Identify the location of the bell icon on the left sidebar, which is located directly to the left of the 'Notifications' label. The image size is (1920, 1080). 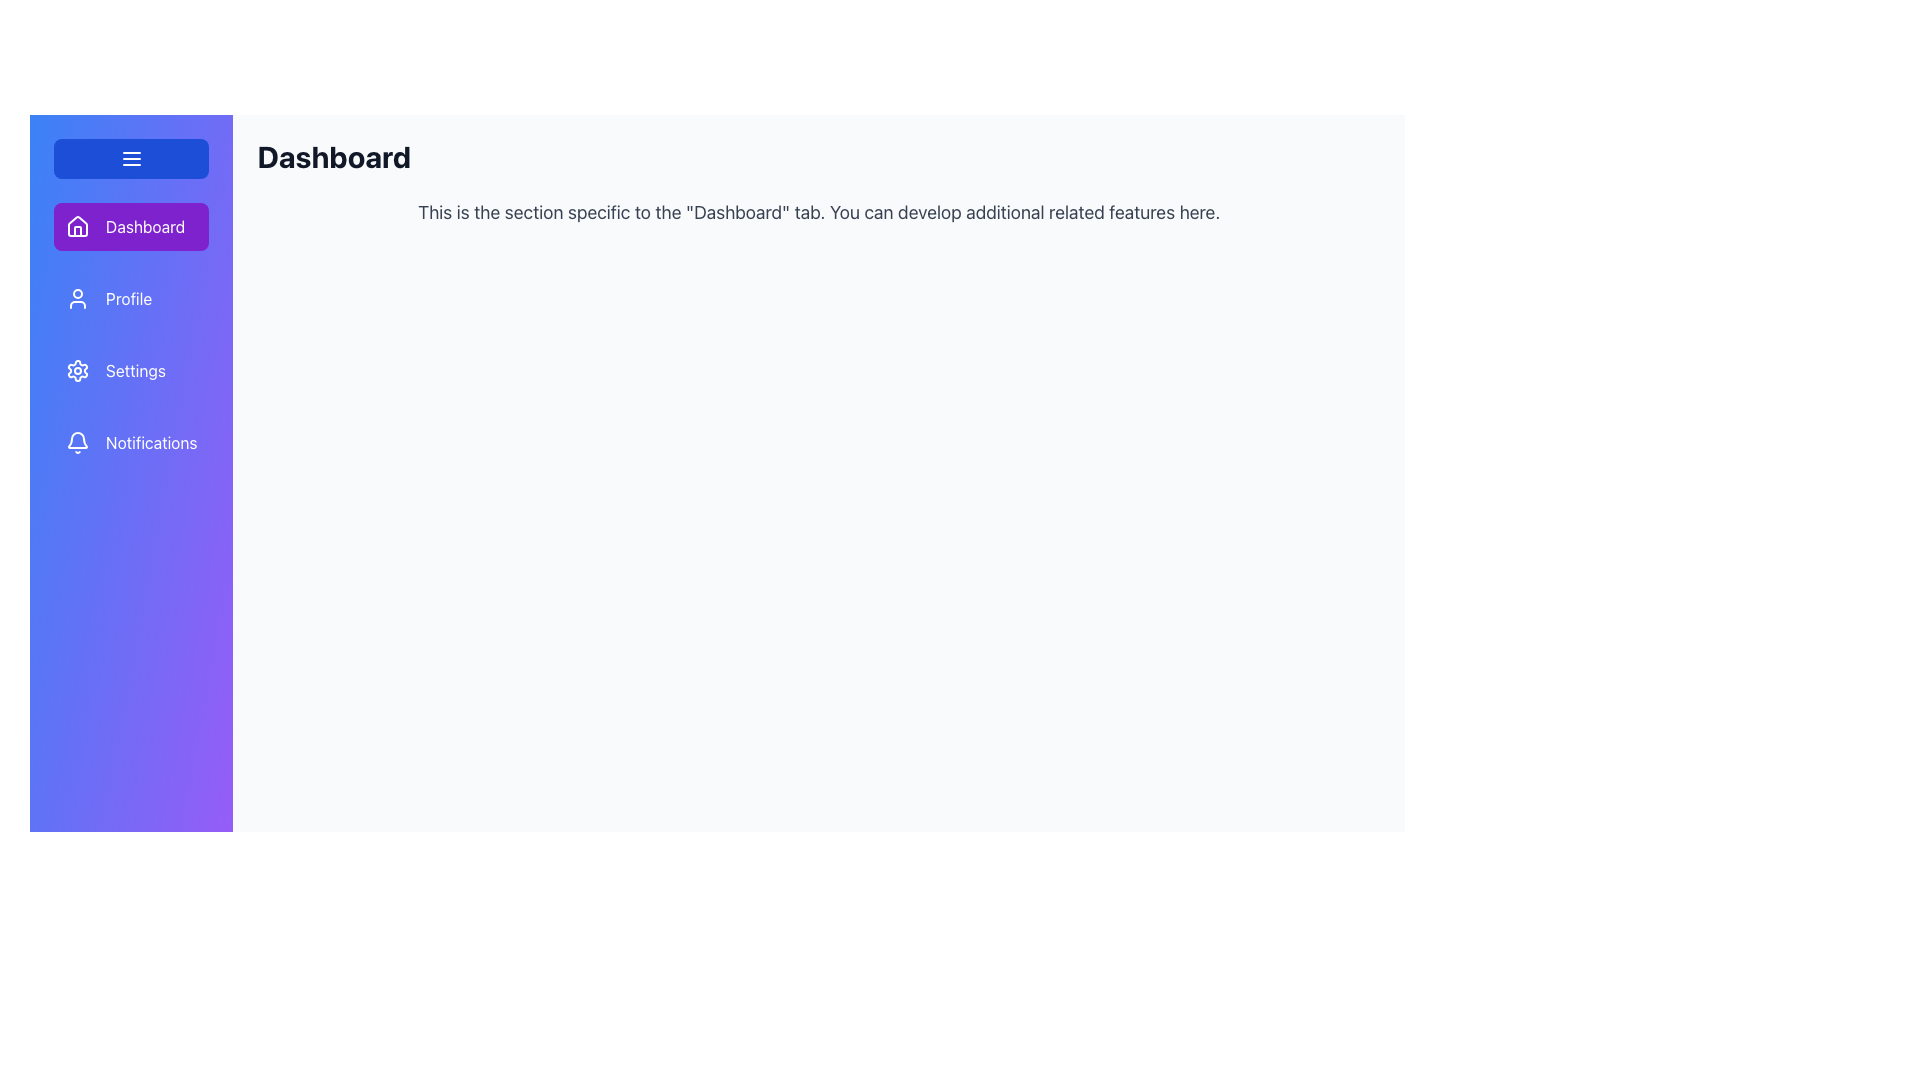
(77, 442).